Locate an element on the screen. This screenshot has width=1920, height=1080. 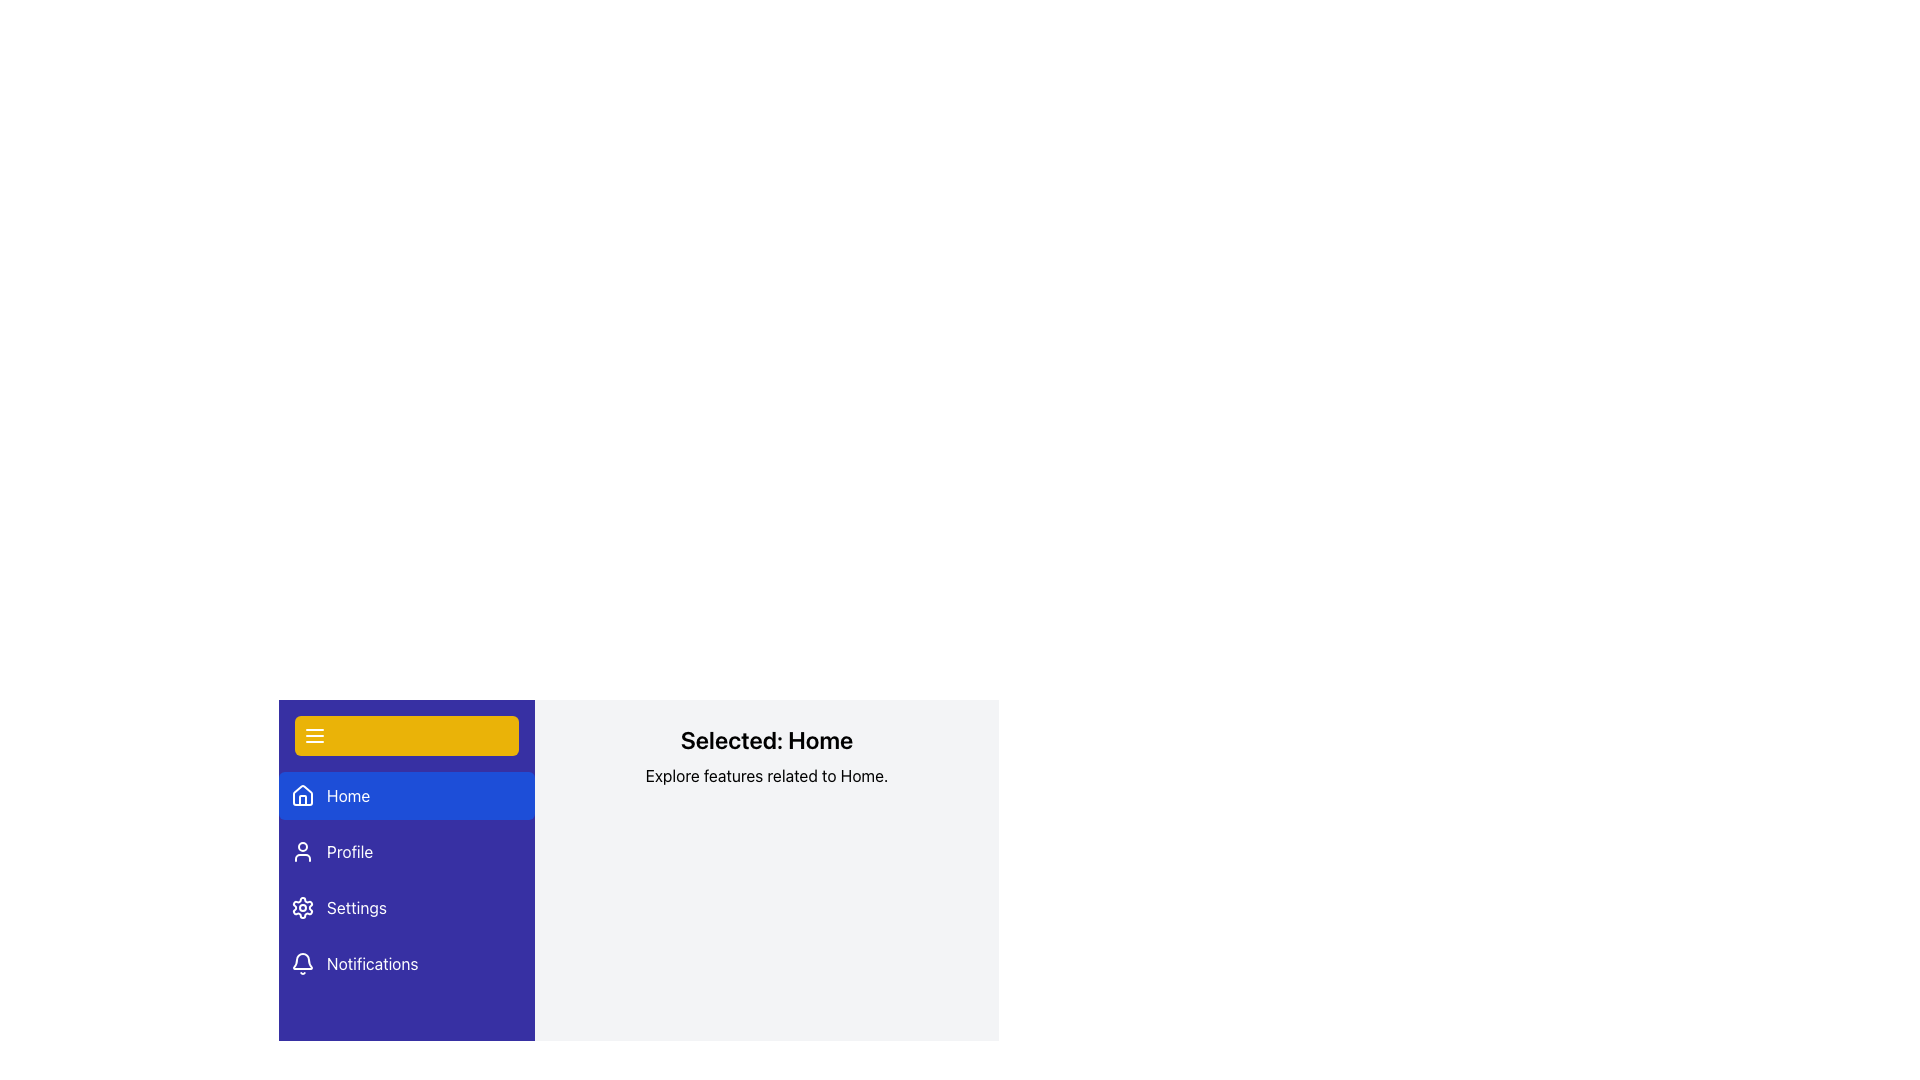
the Text Display element that contains the text 'Explore features related to Home.', located below the headline 'Selected: Home' is located at coordinates (766, 774).